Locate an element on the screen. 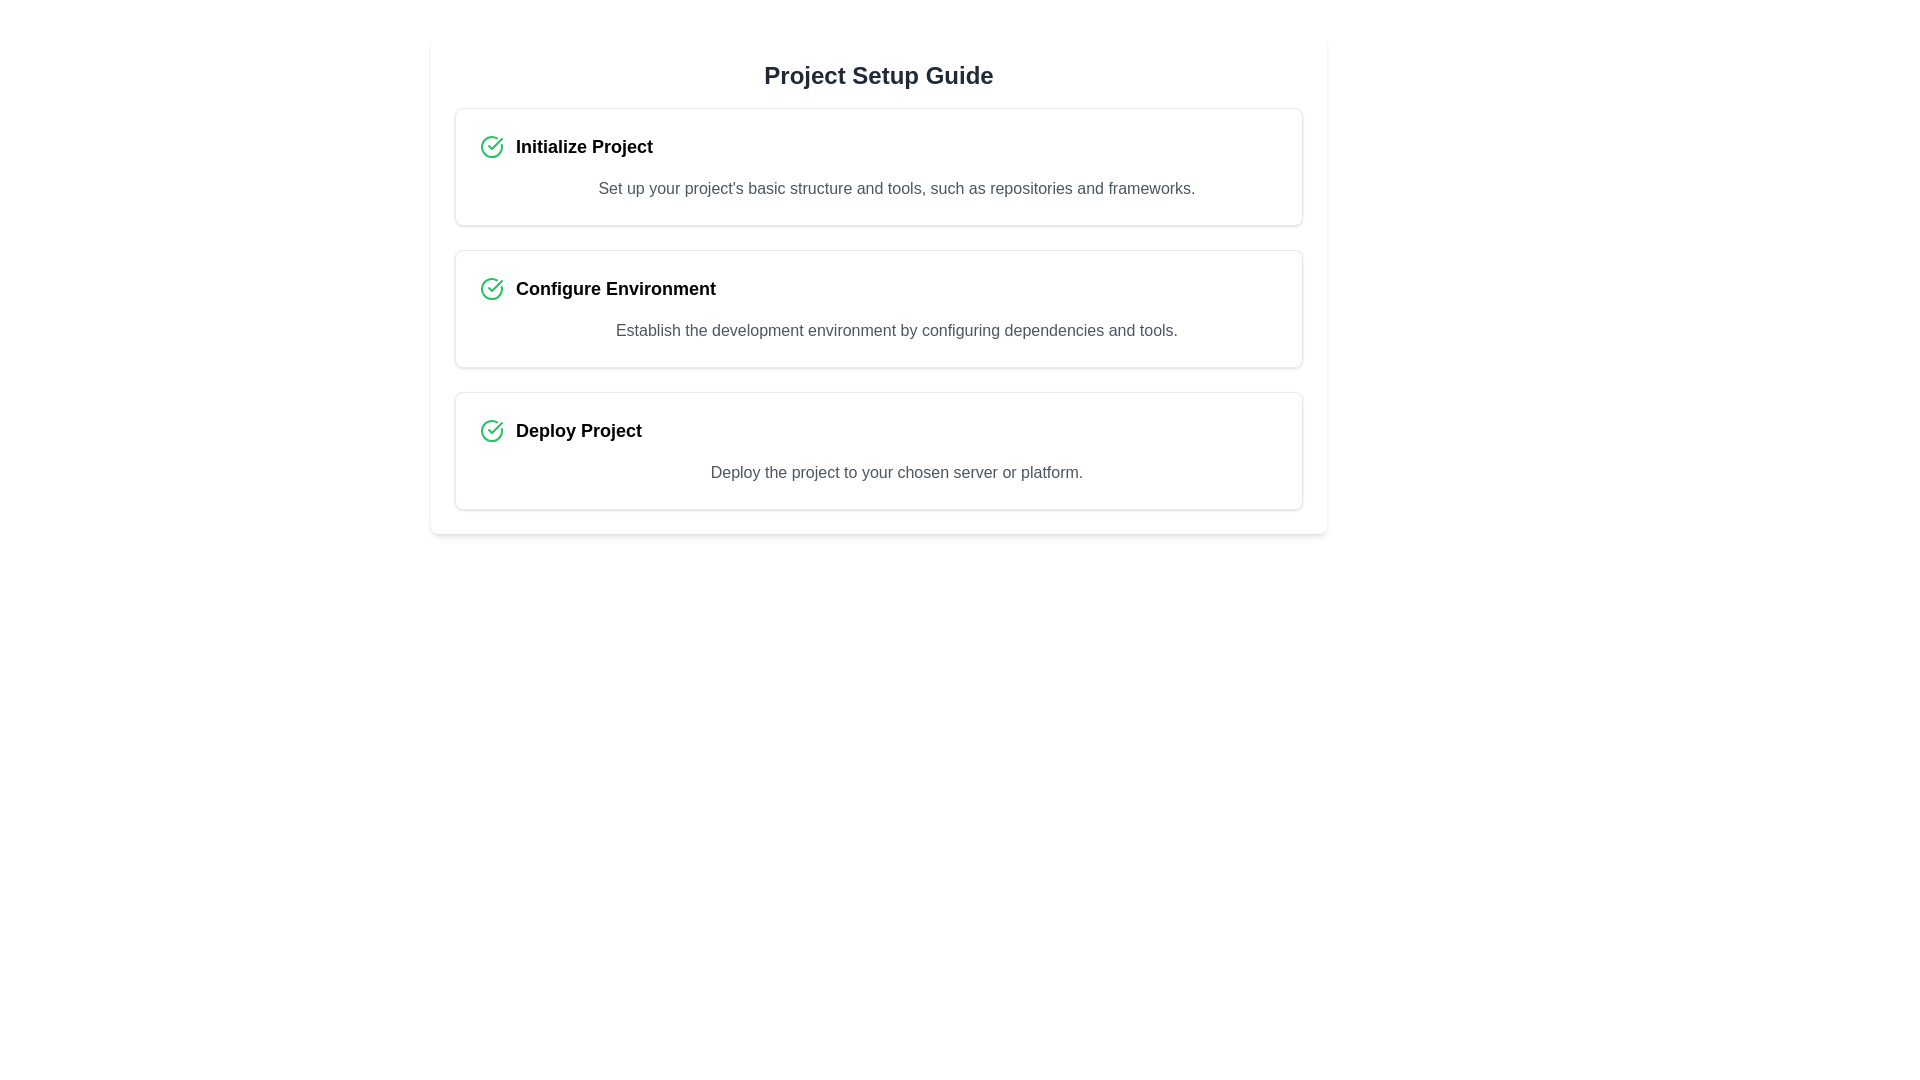  text block styled in light gray font located below the title 'Initialize Project' and to the right of the green check icon is located at coordinates (896, 189).